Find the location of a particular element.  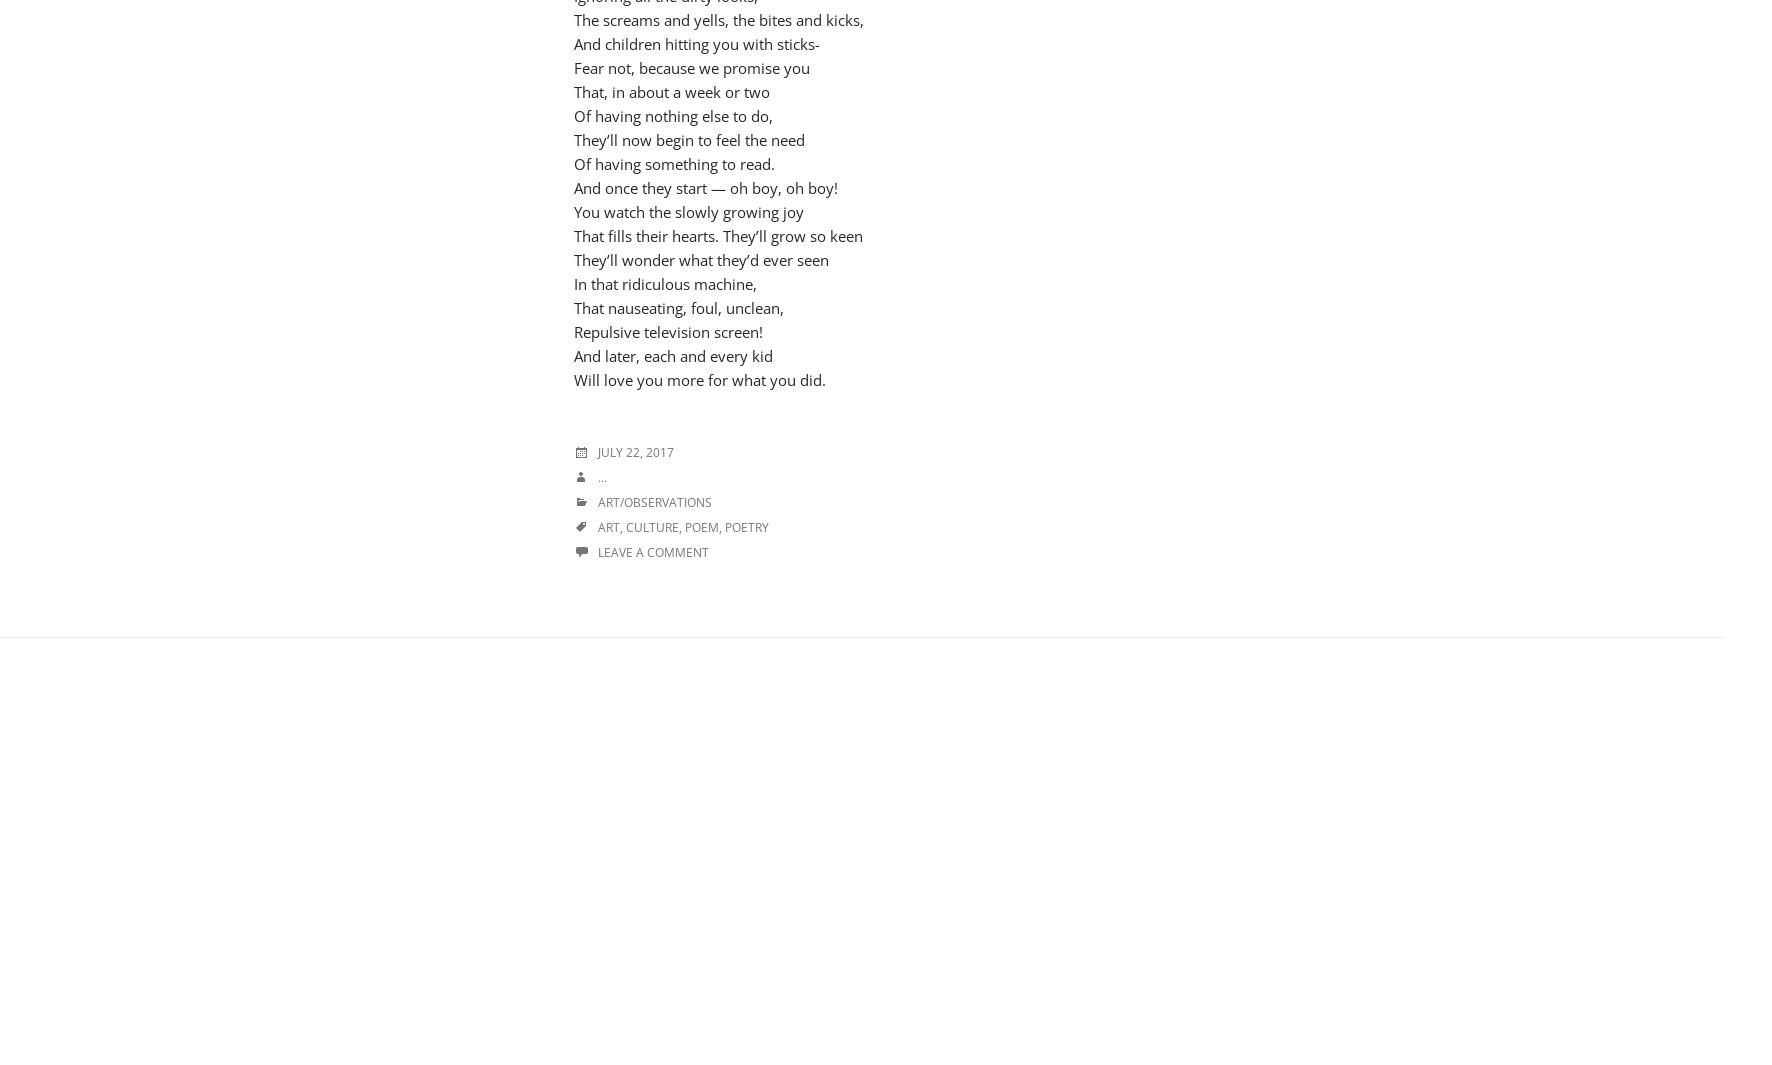

'Fear not, because we promise you' is located at coordinates (692, 66).